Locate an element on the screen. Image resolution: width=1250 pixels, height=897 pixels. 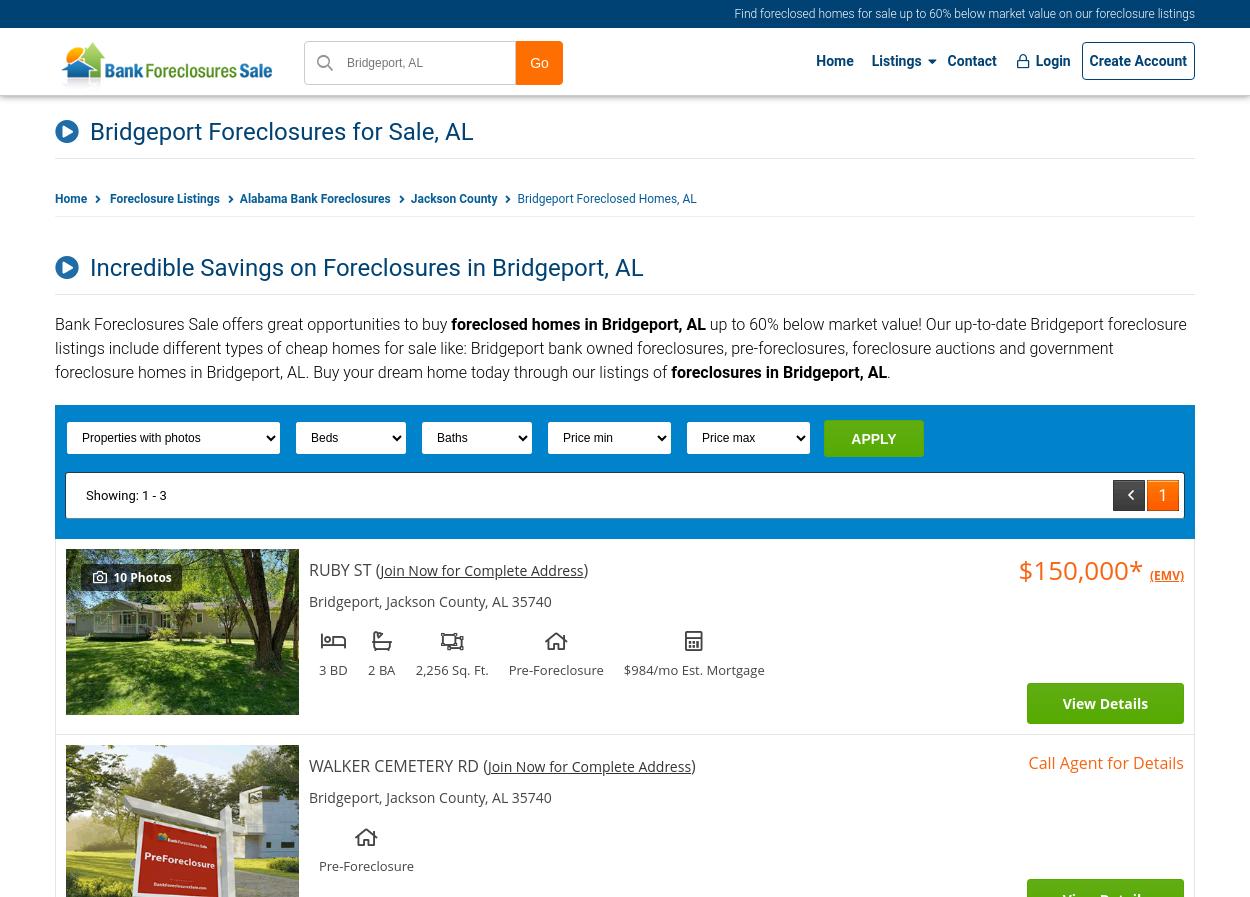
'10 Photos' is located at coordinates (111, 577).